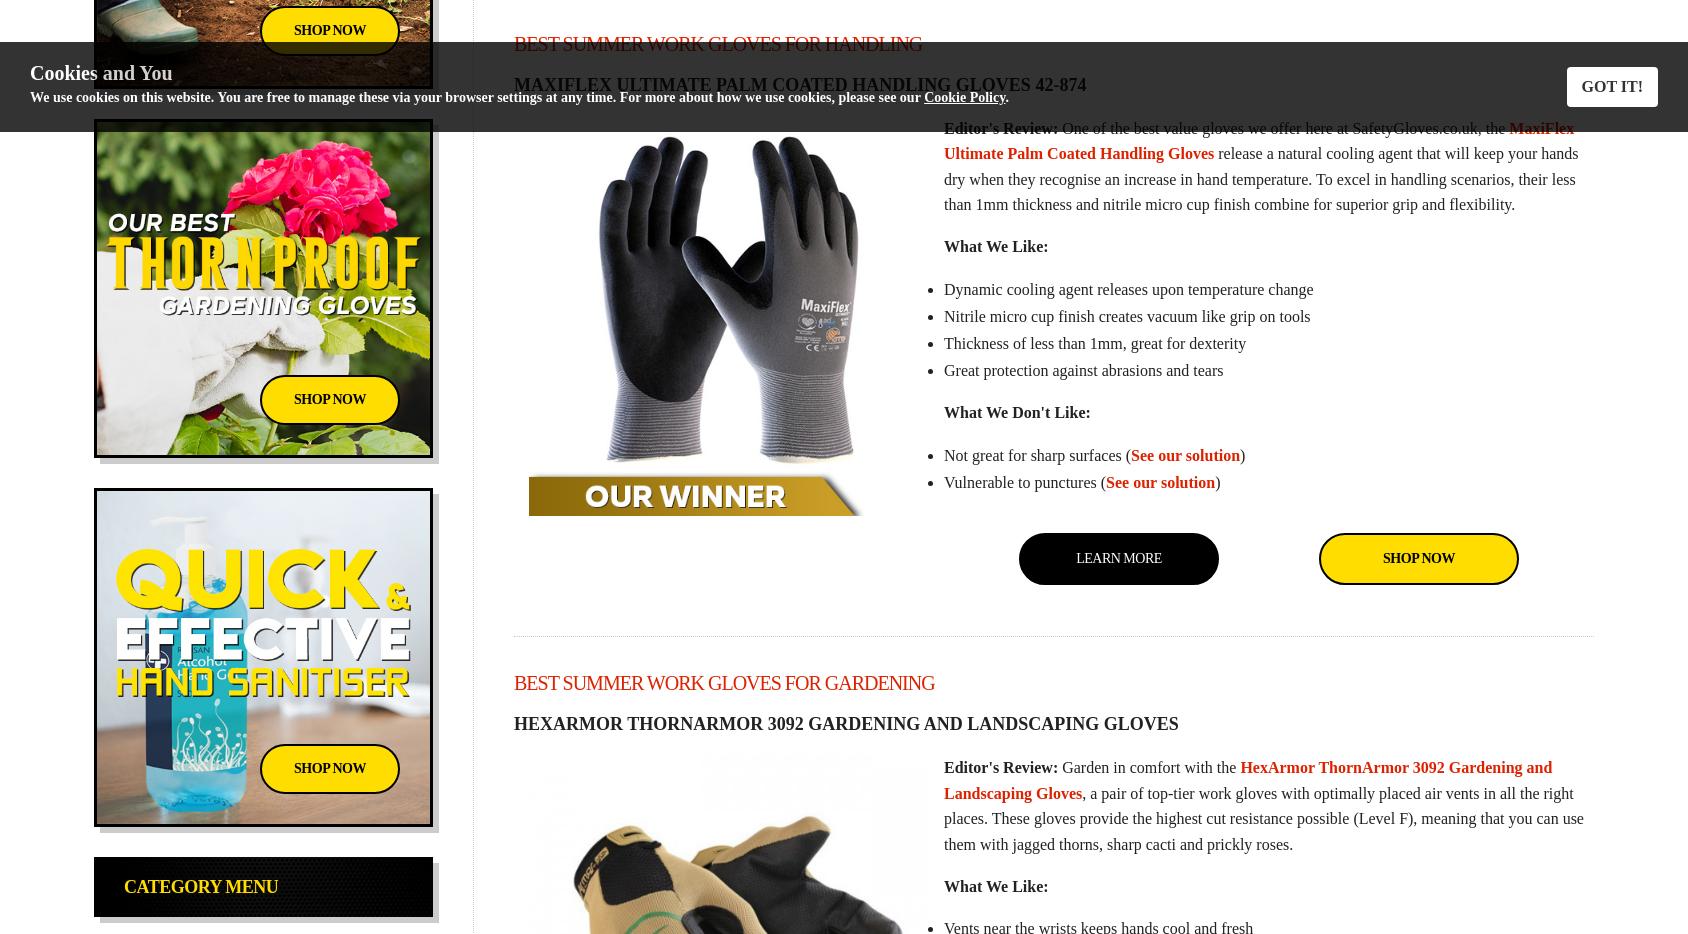 This screenshot has height=934, width=1688. I want to click on 'MaxiFlex Ultimate Palm Coated Handling Gloves 42-874', so click(799, 83).